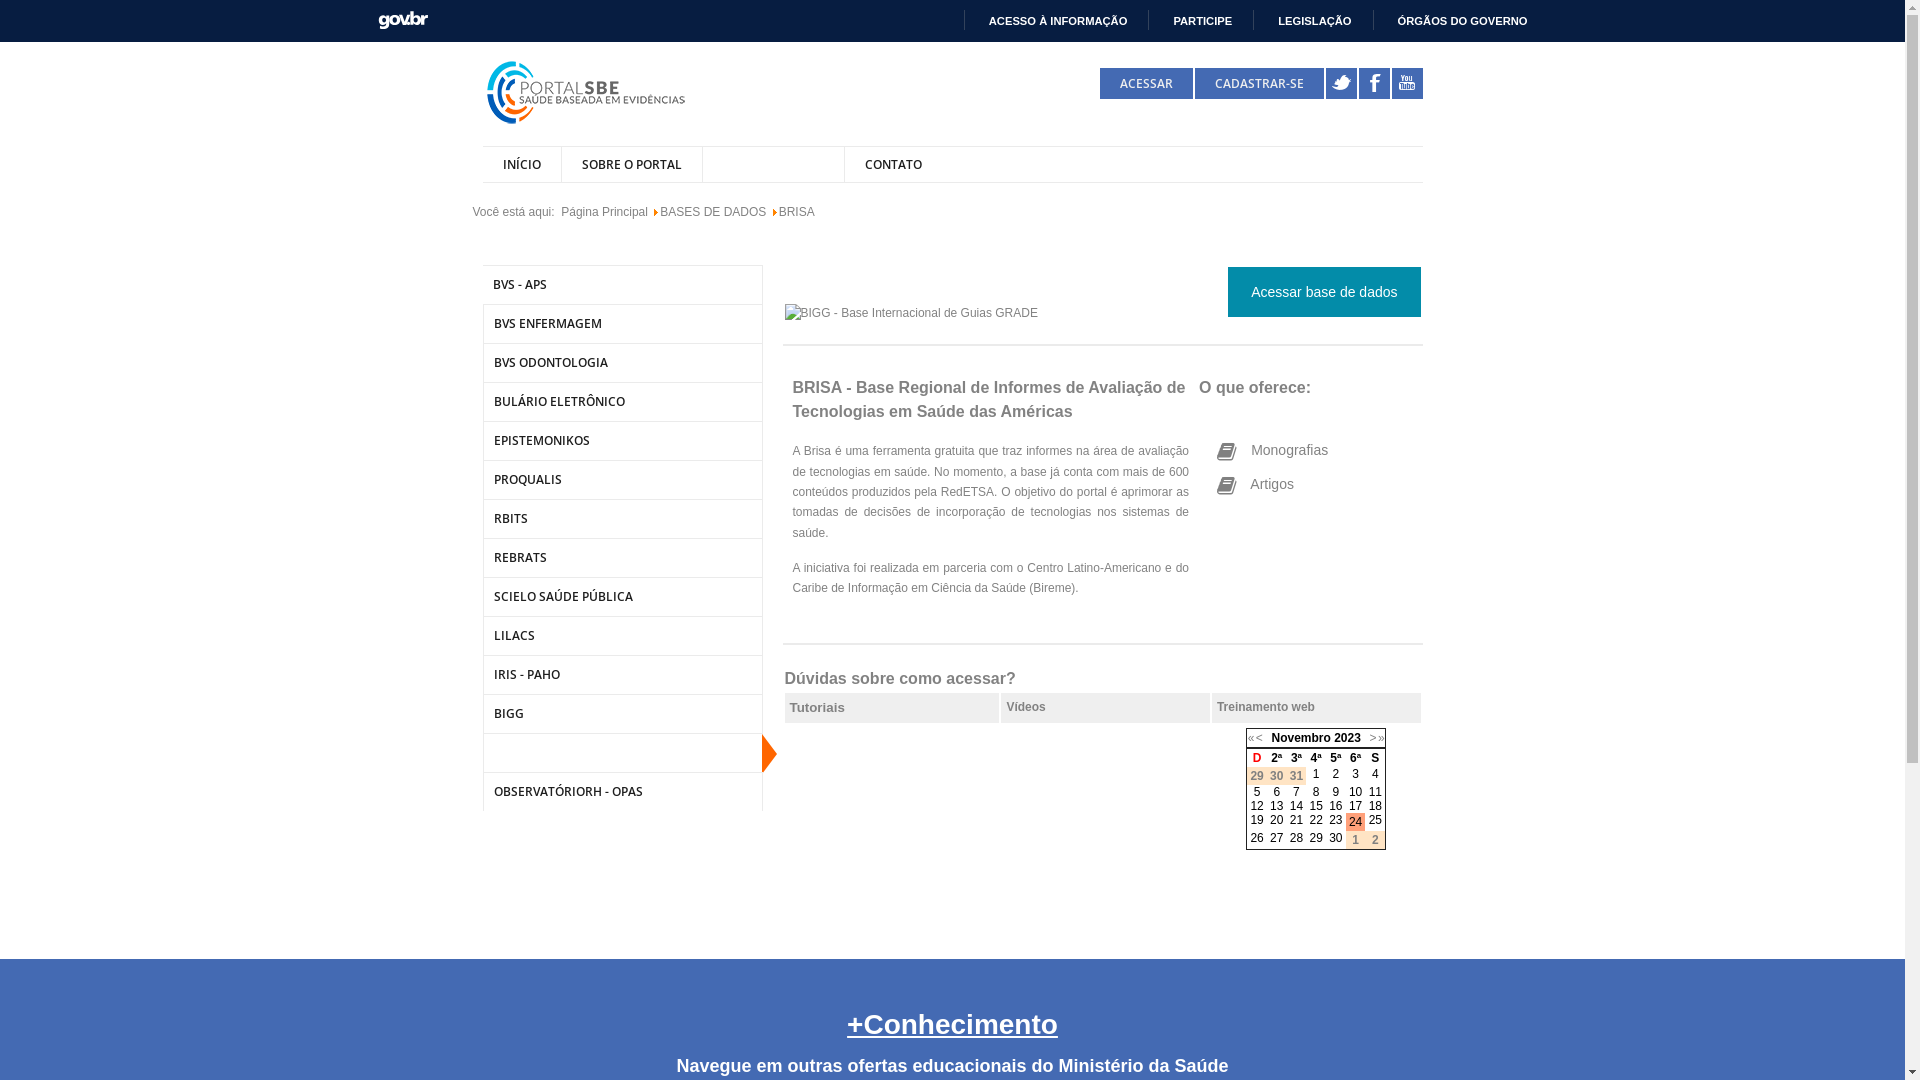  I want to click on 'BVS ENFERMAGEM', so click(621, 322).